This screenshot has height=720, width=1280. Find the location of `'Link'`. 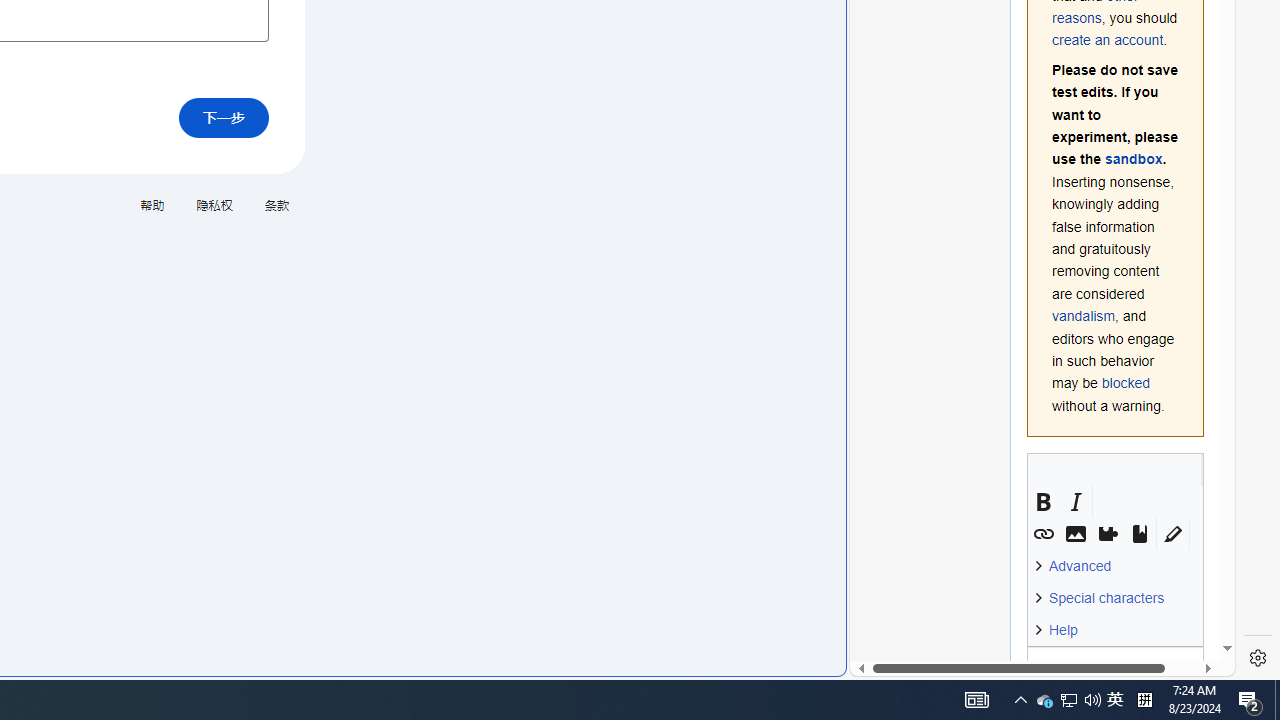

'Link' is located at coordinates (1042, 533).